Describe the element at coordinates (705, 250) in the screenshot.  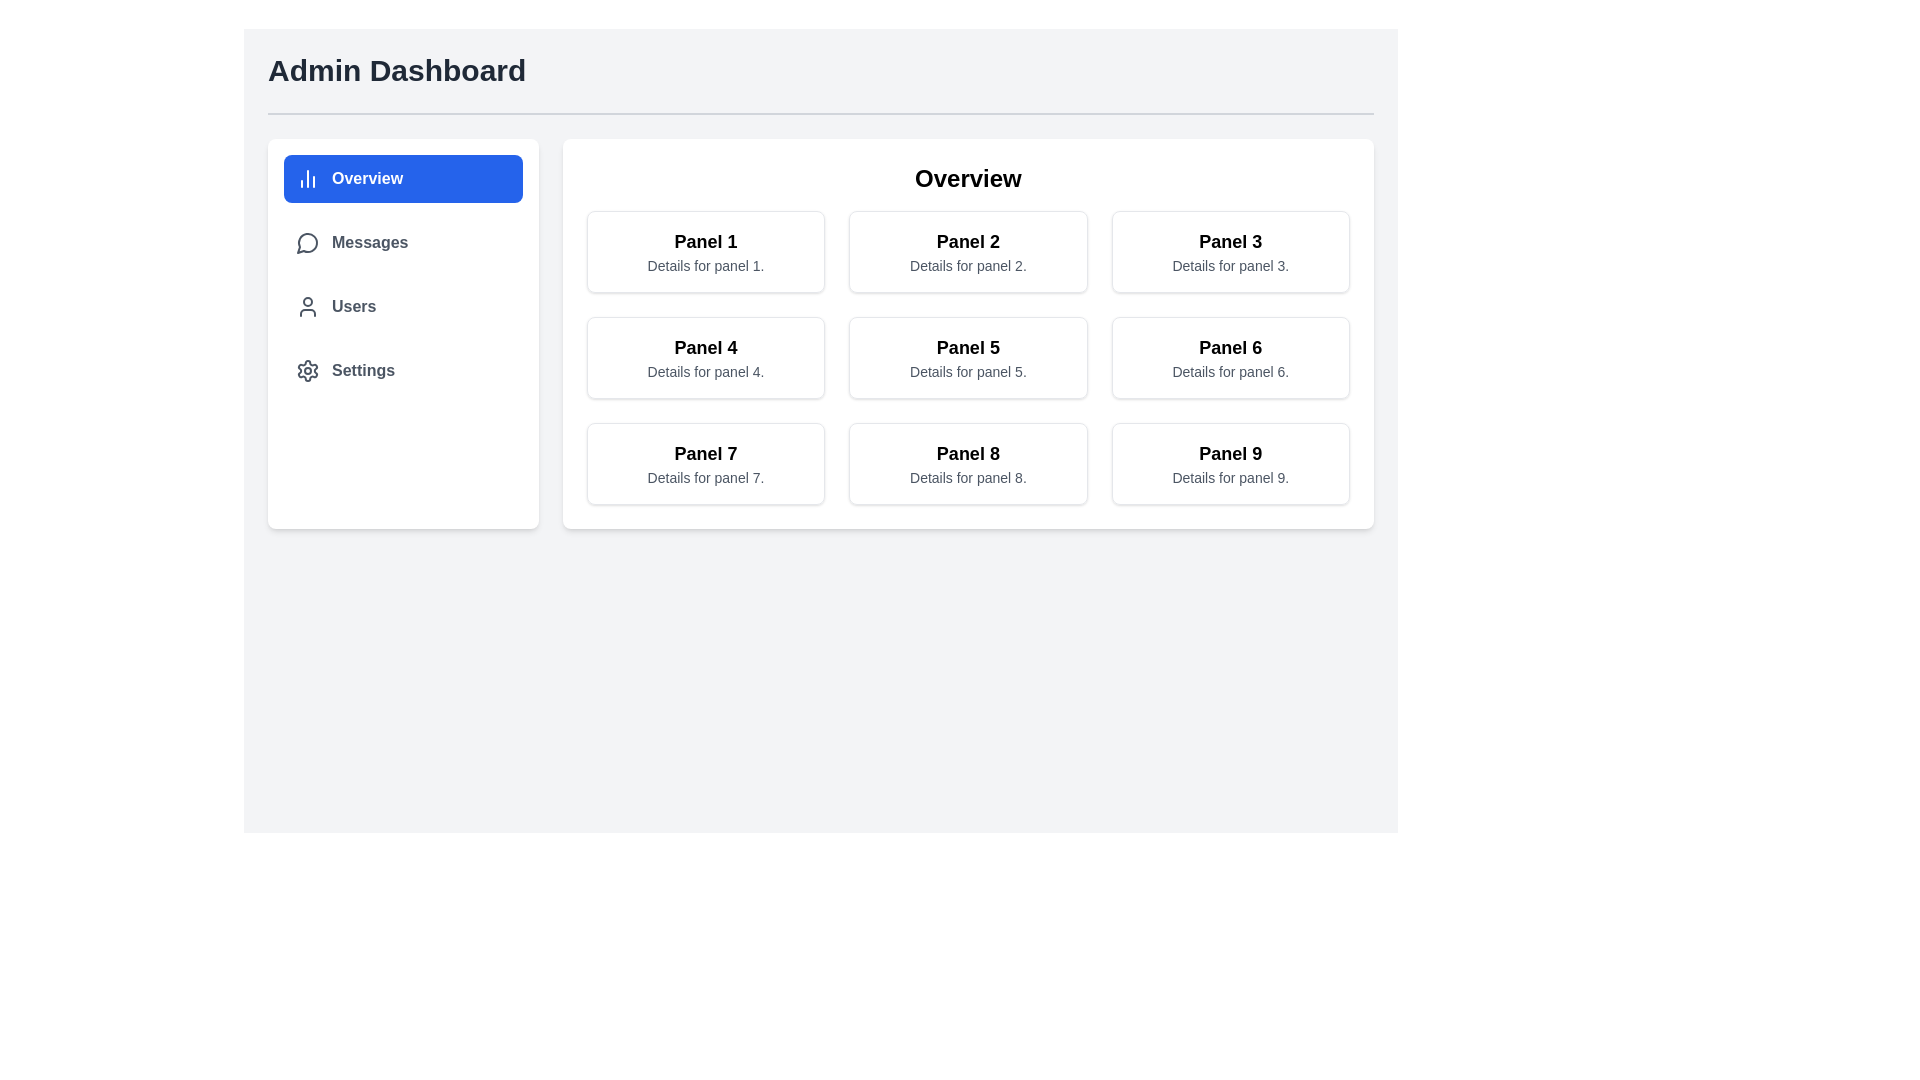
I see `the panel located at the top-left corner of the 3x3 grid in the 'Overview' section, which displays a title and a brief description for a specific subsection or feature` at that location.